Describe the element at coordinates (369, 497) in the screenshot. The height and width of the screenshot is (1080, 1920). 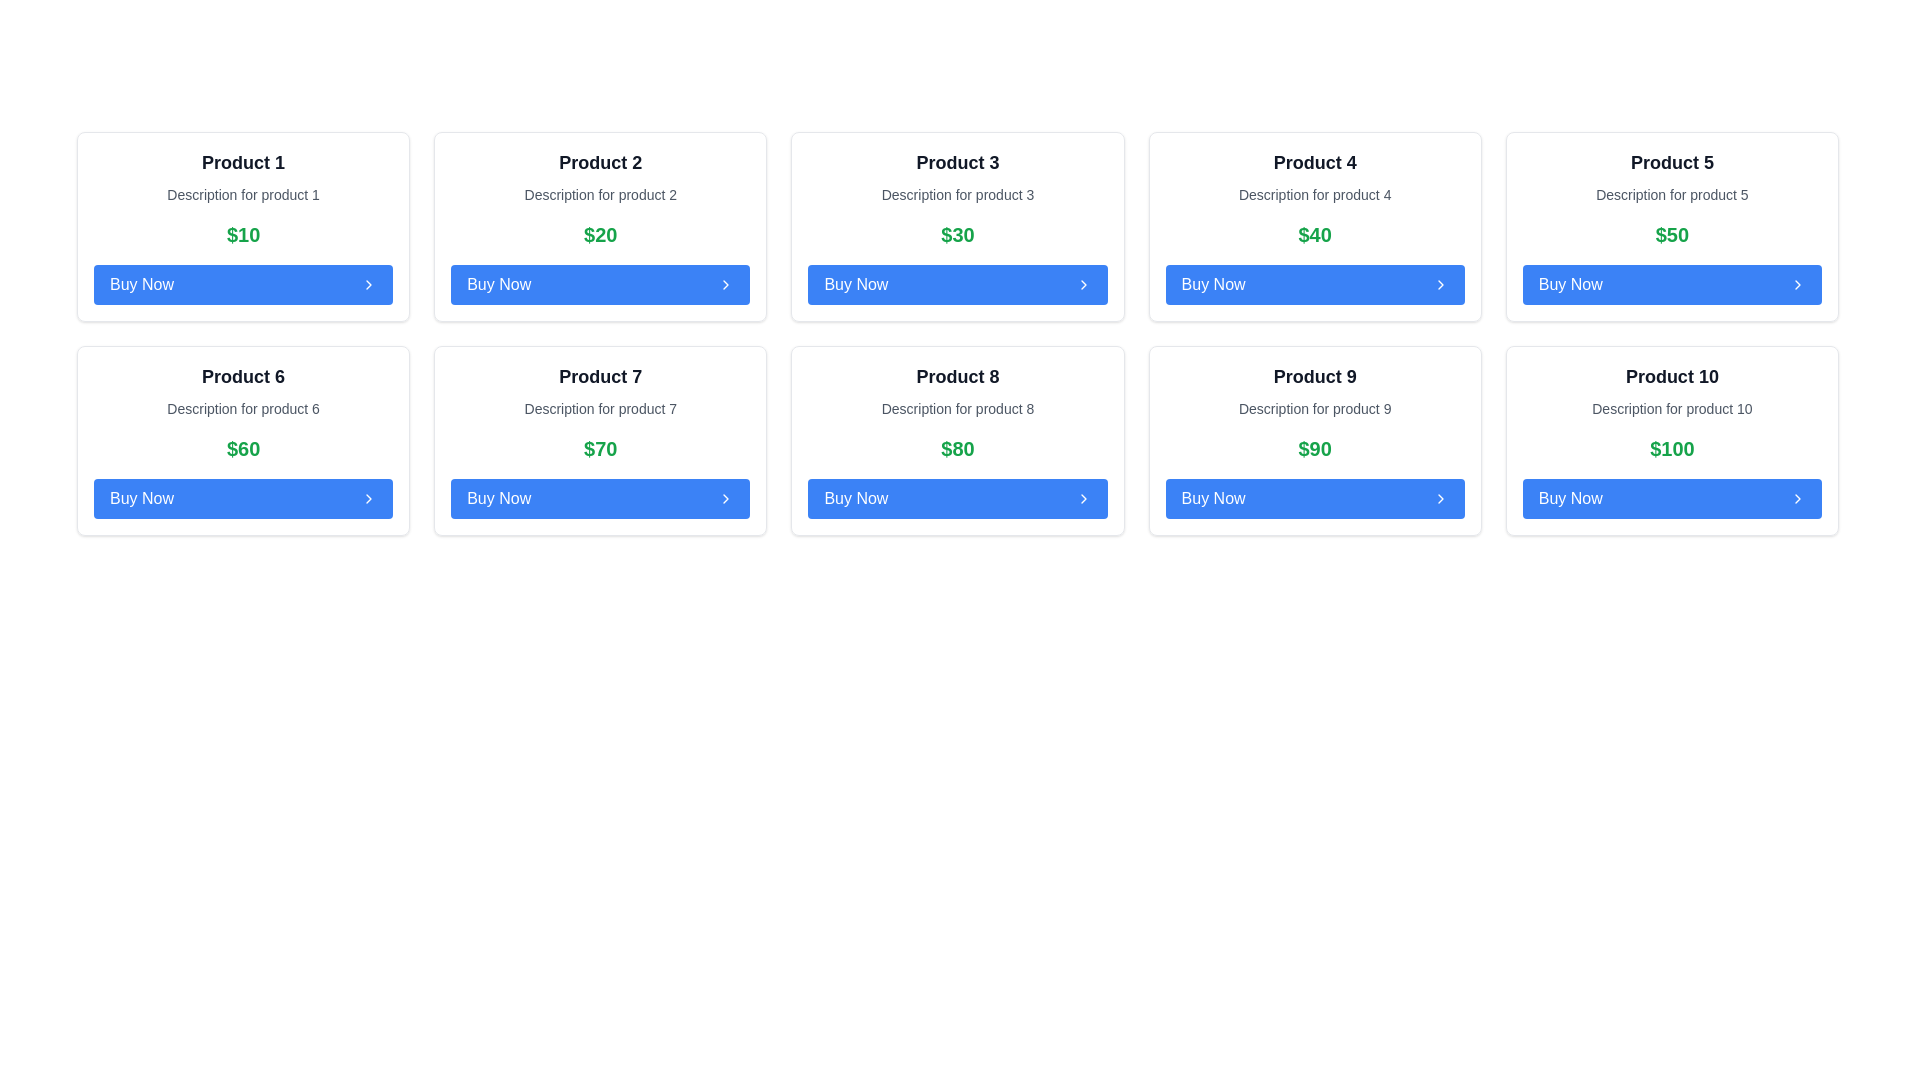
I see `the 'Buy Now' button for 'Product 6', which contains the icon located at the far-right end of the button` at that location.